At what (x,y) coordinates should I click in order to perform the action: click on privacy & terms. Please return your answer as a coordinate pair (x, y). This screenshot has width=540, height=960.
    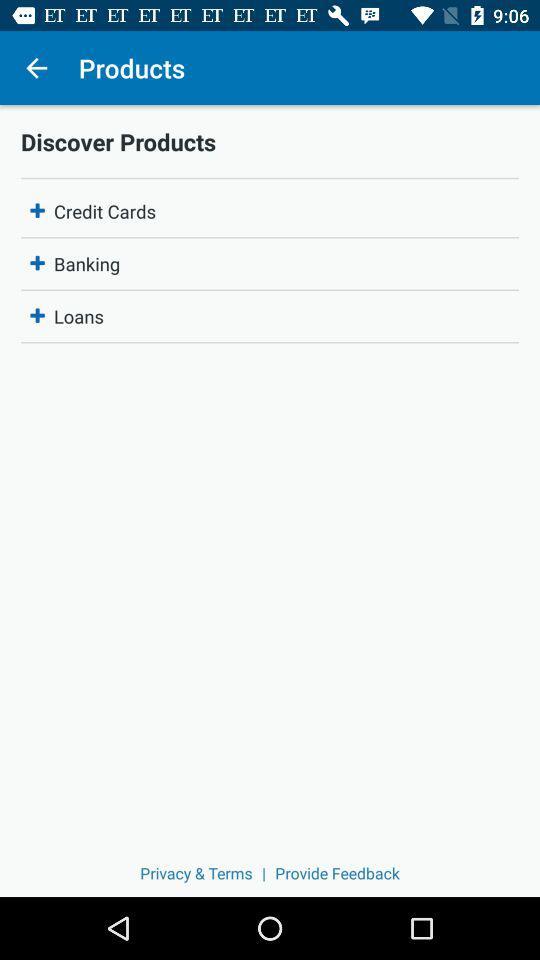
    Looking at the image, I should click on (196, 872).